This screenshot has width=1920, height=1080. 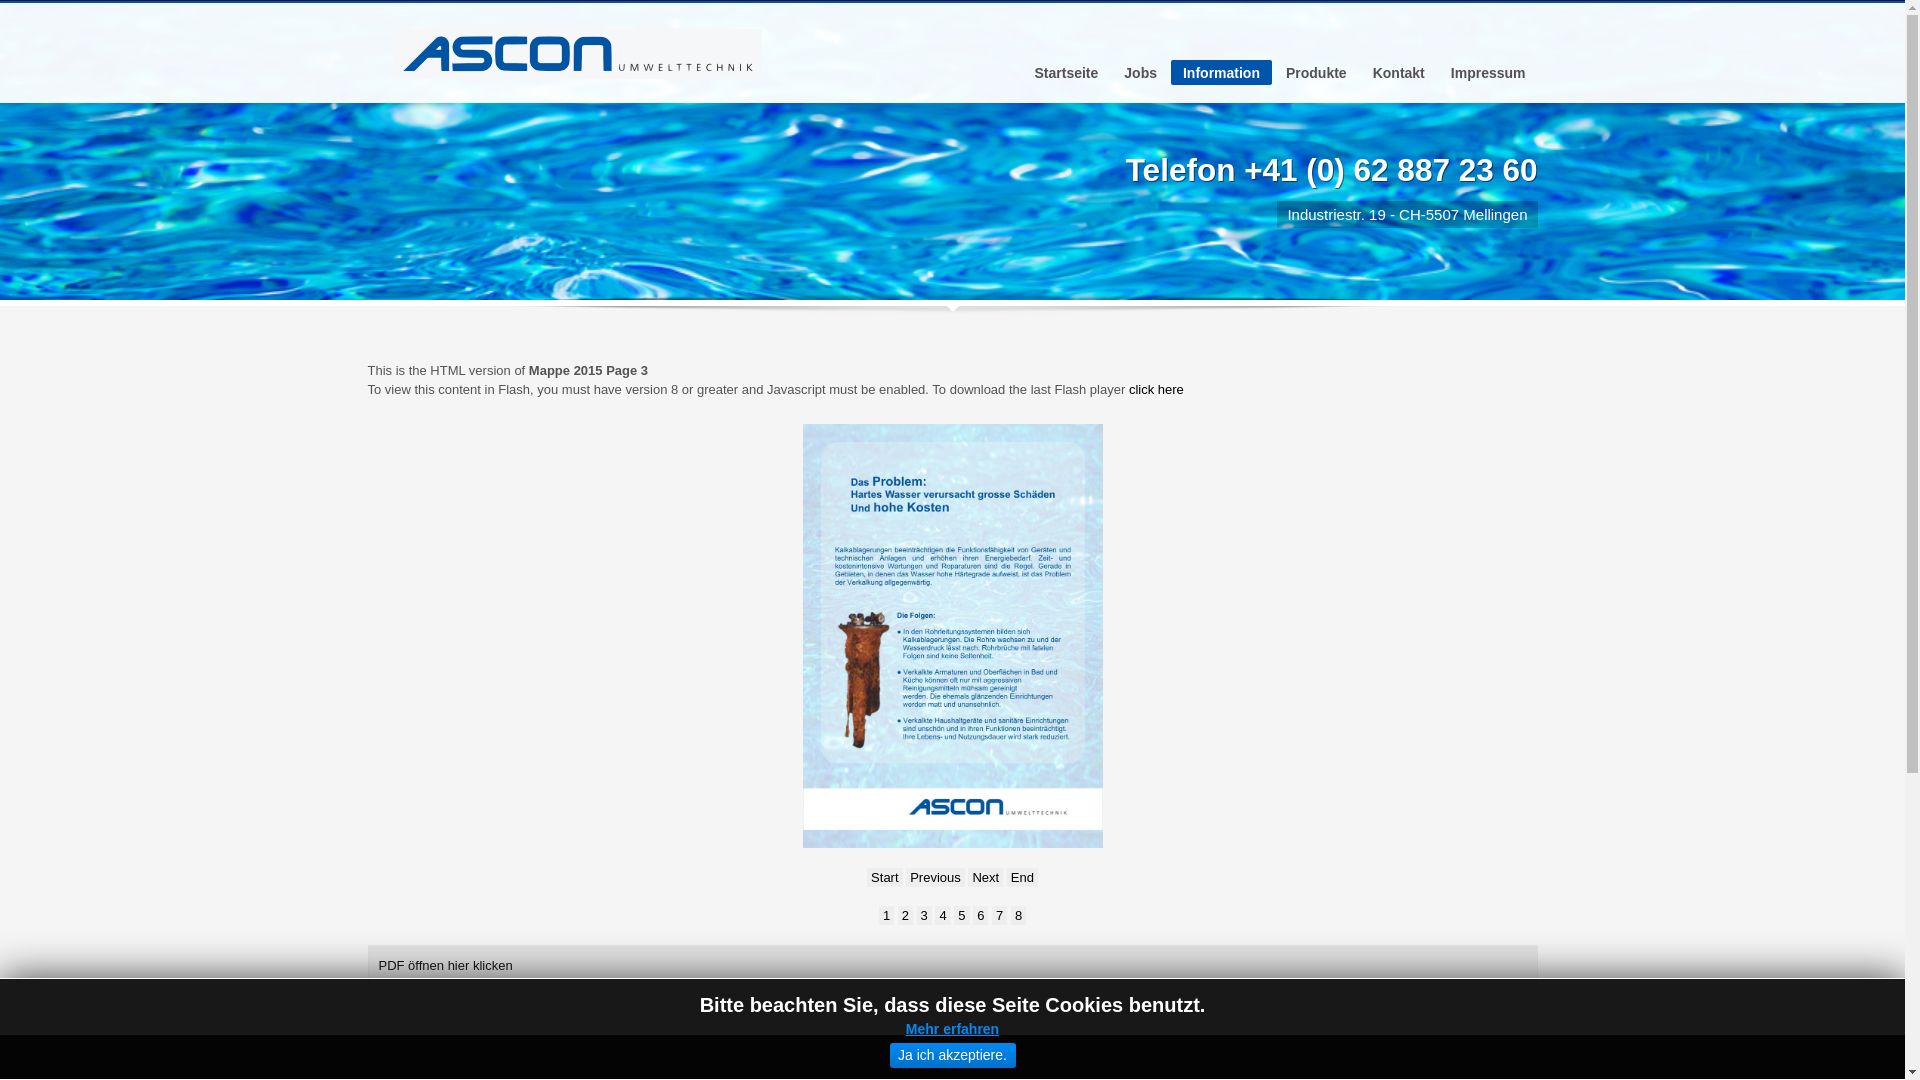 I want to click on '8', so click(x=1018, y=915).